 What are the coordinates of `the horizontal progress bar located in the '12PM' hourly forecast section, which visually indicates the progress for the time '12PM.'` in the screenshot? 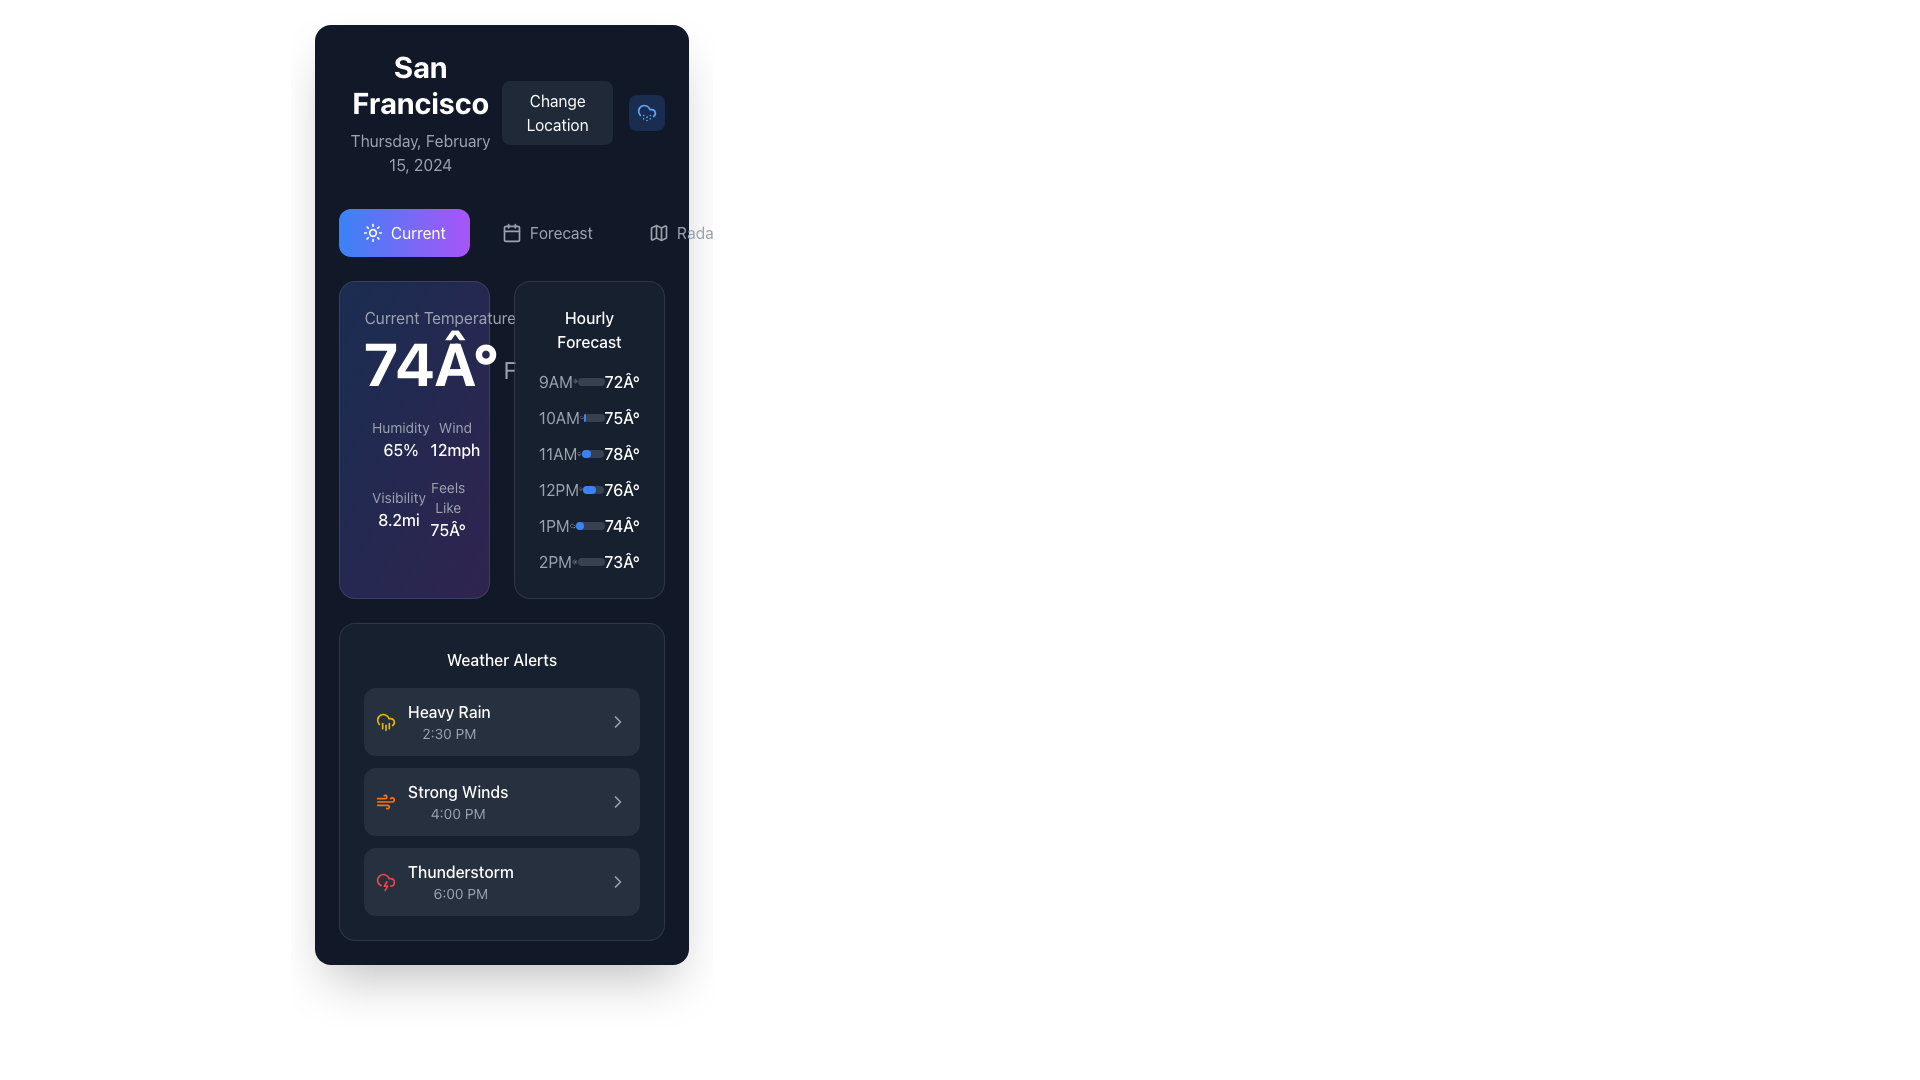 It's located at (592, 489).